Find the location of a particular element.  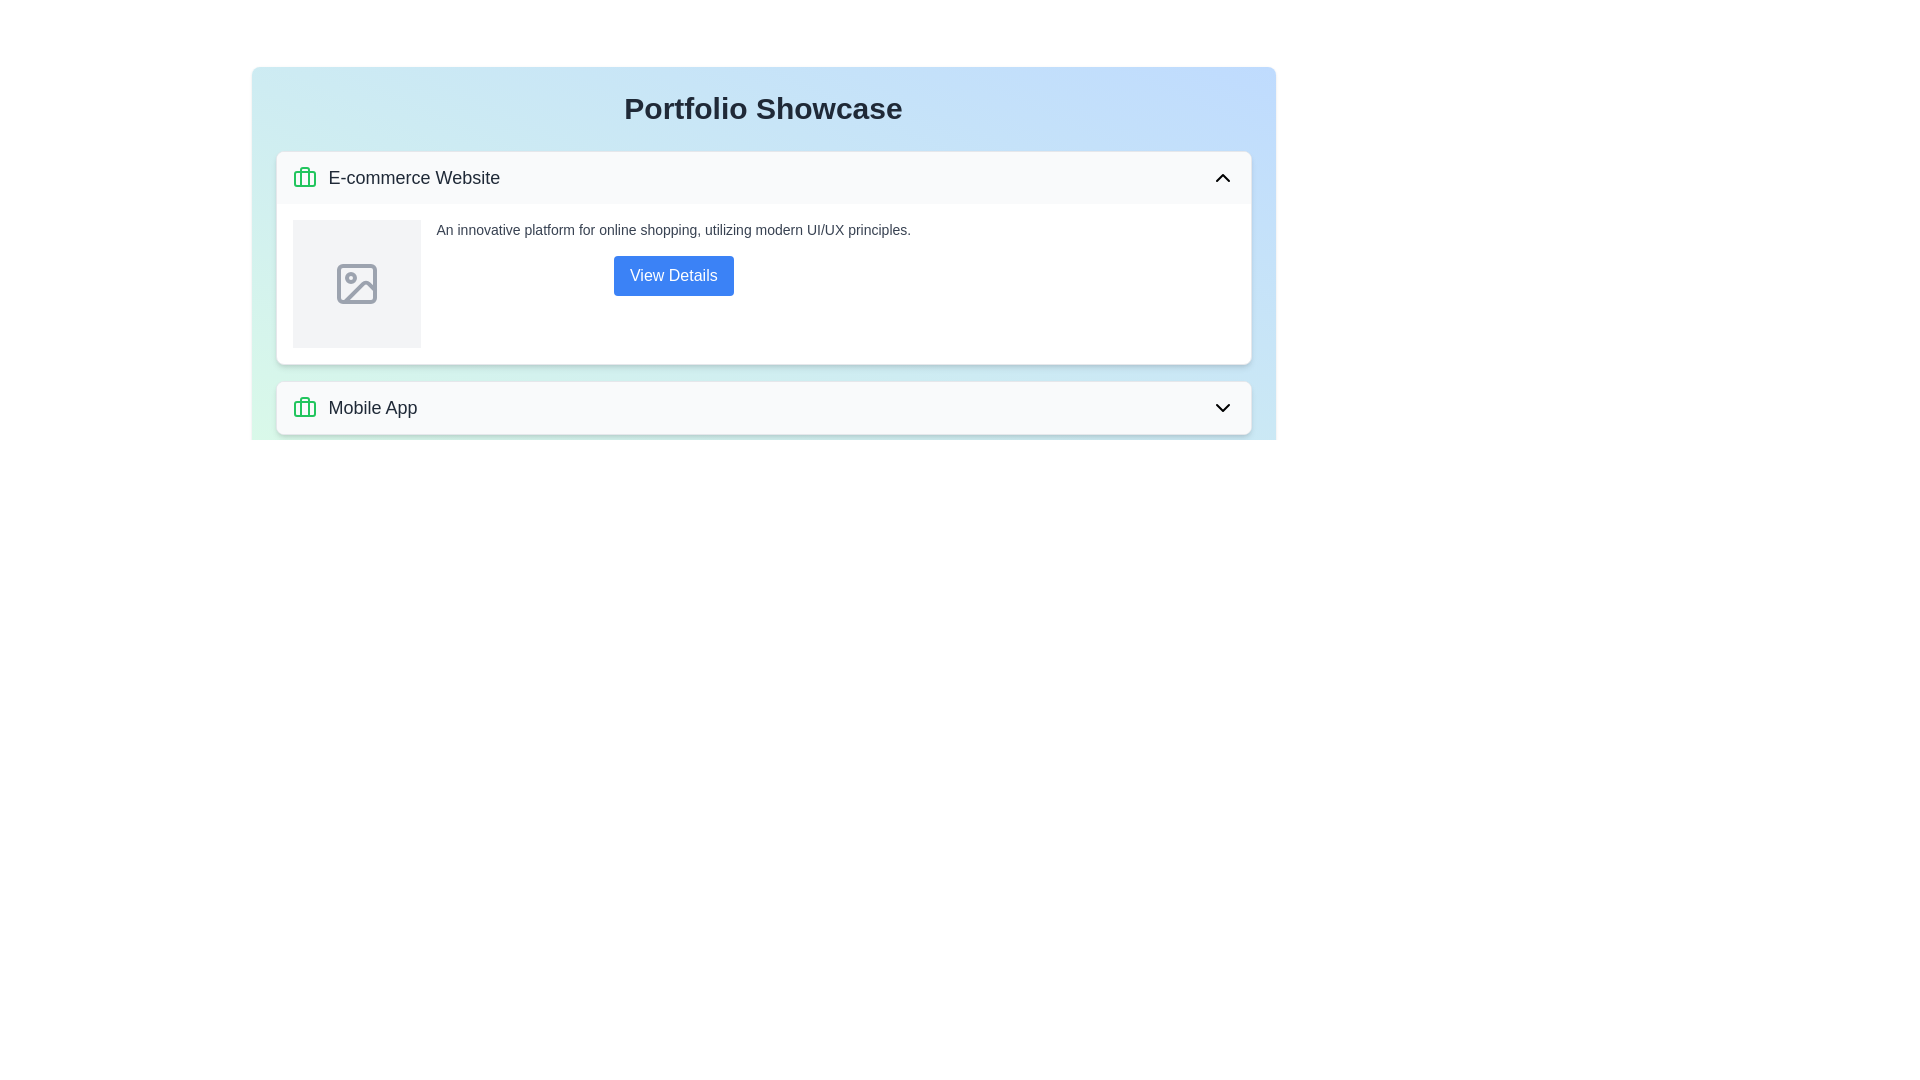

the text label providing a description about the 'E-commerce Website' feature, which is located directly below the title and above the 'View Details' button is located at coordinates (673, 229).